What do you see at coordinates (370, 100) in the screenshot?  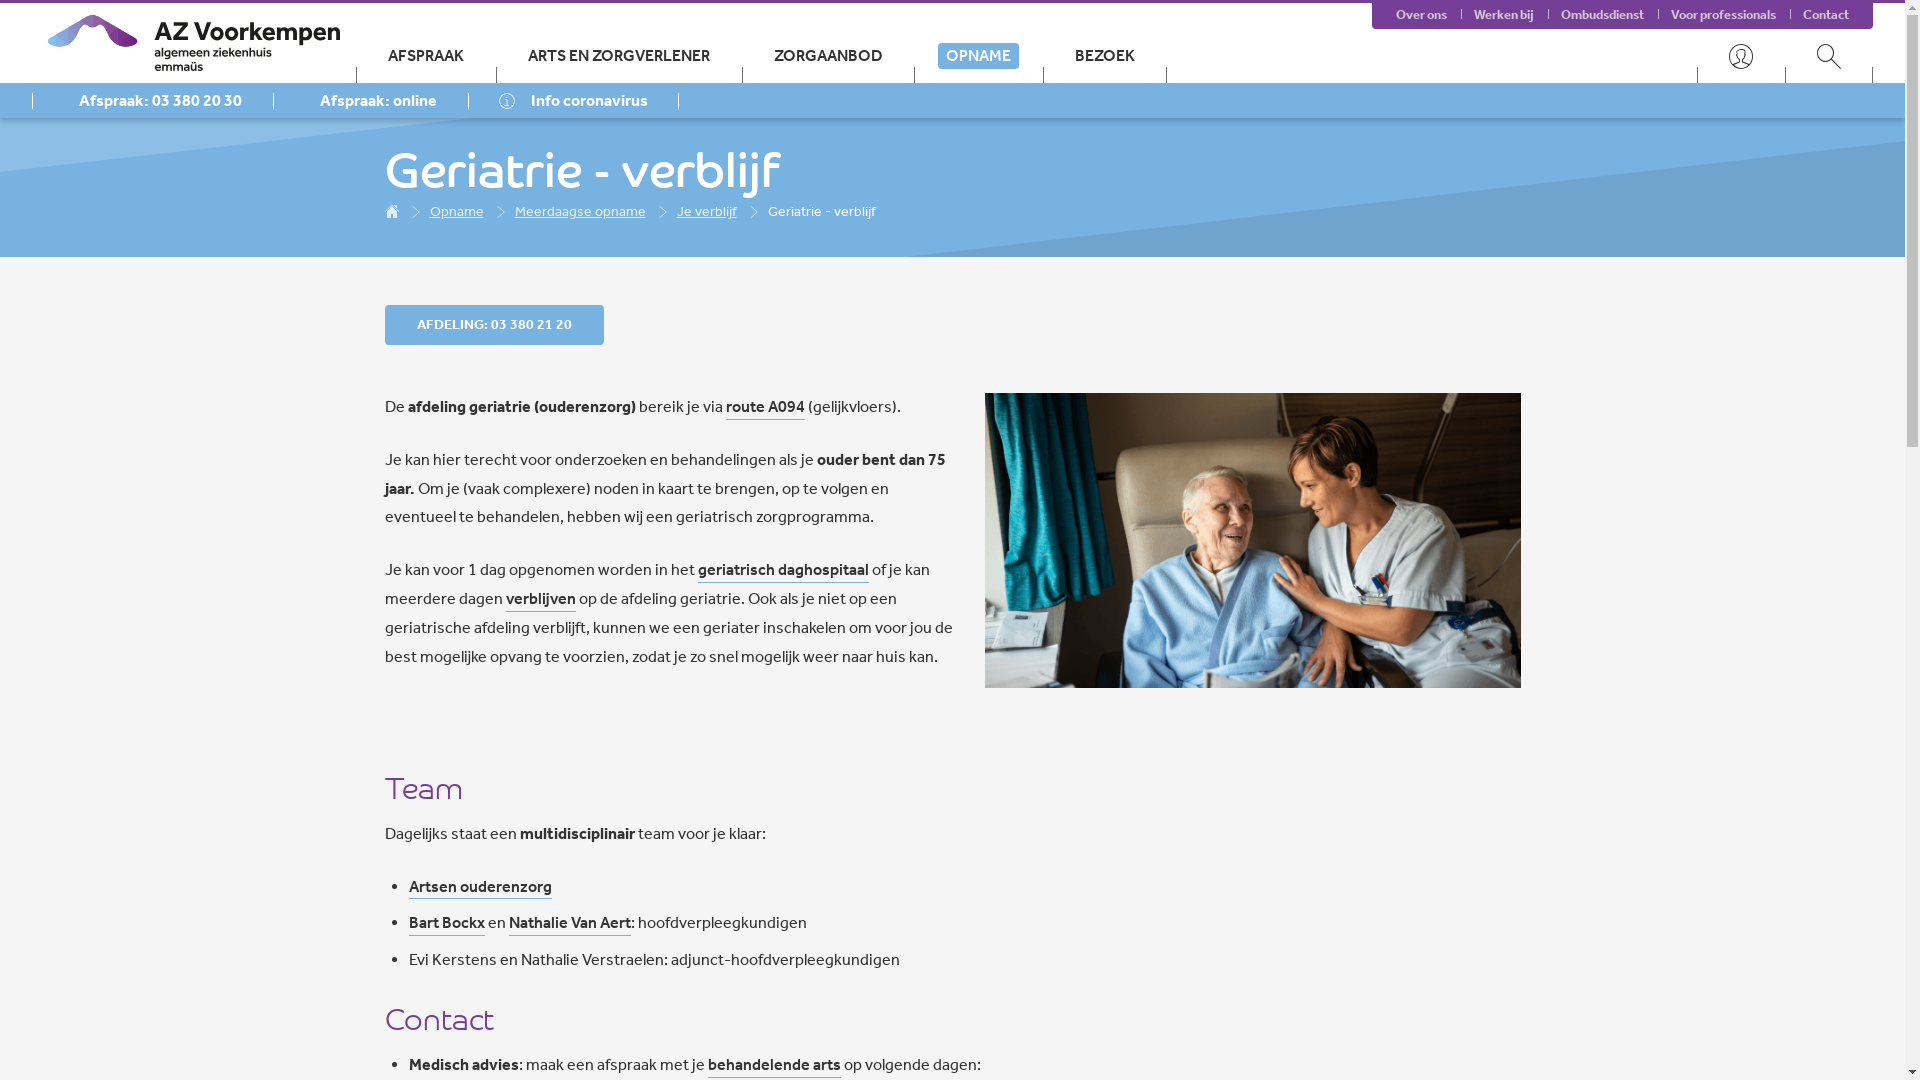 I see `'Afspraak: online'` at bounding box center [370, 100].